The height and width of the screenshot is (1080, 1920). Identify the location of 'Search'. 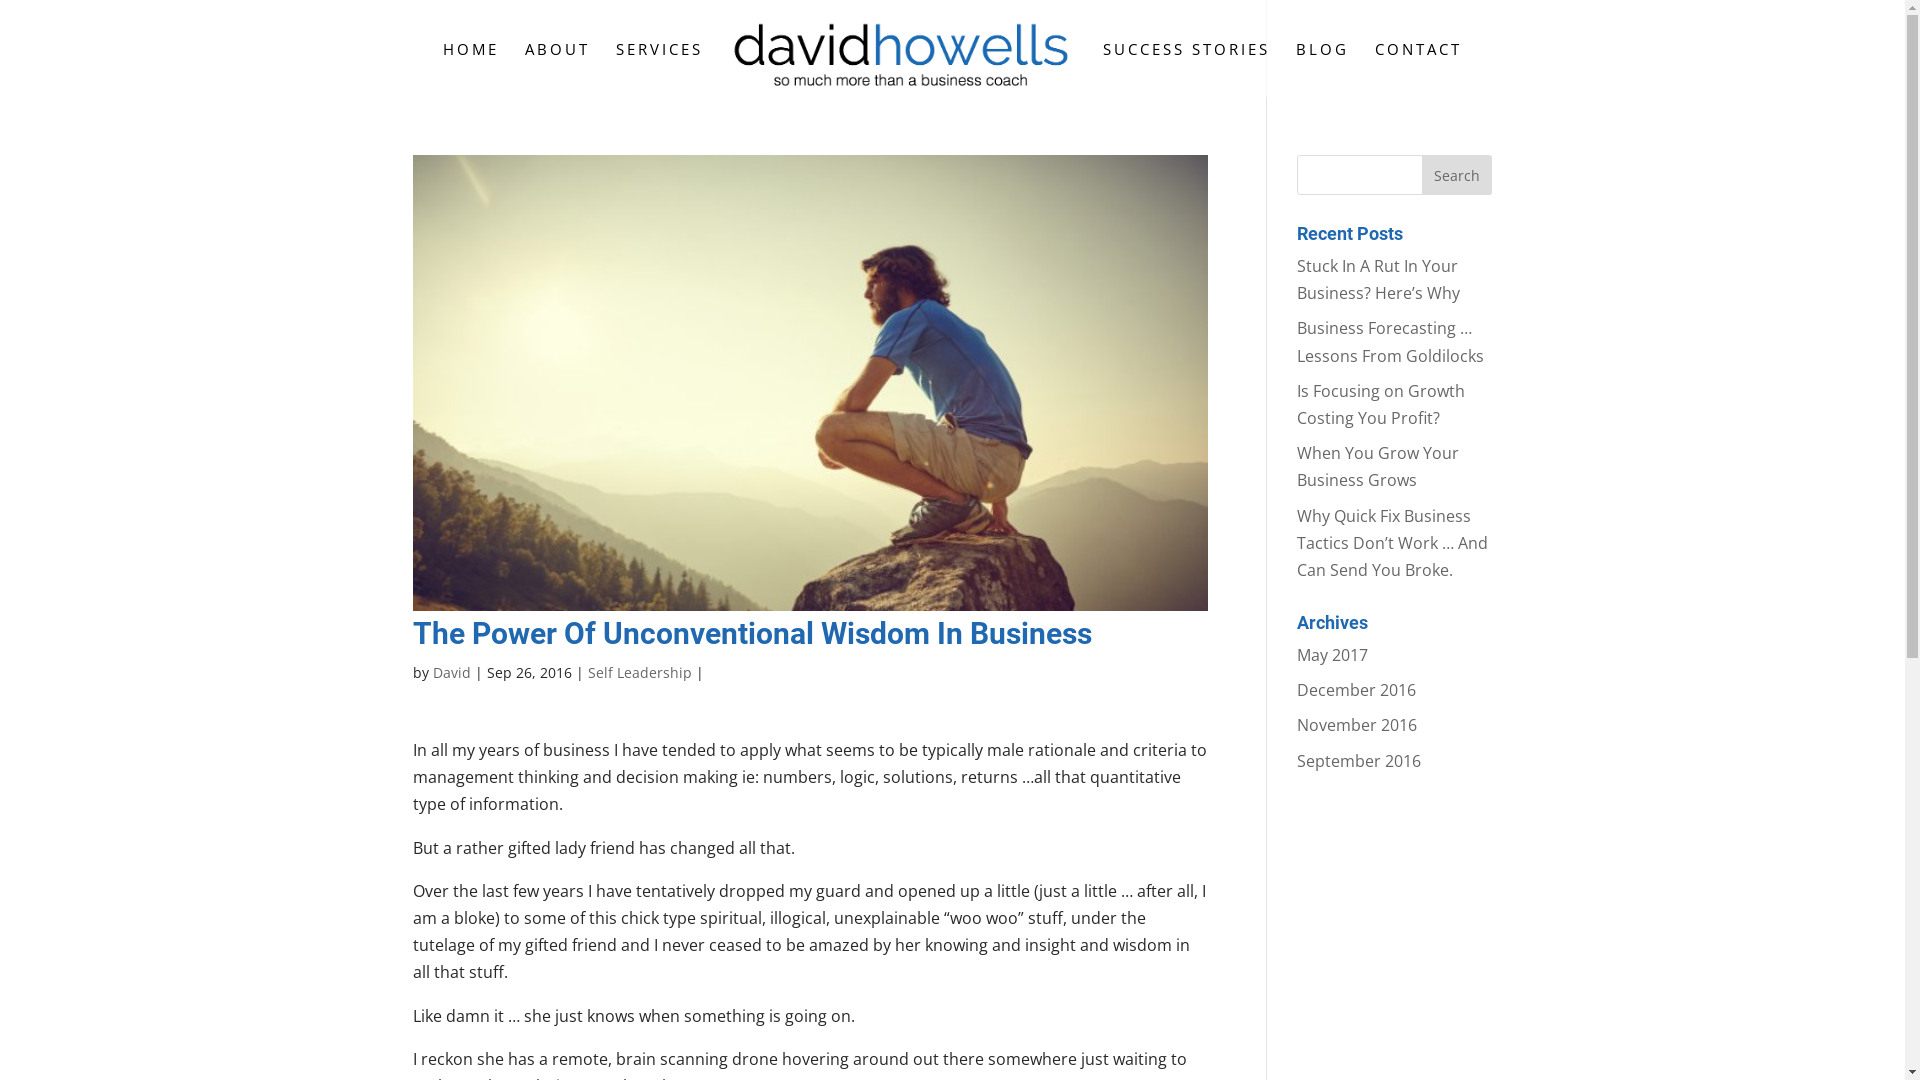
(1420, 173).